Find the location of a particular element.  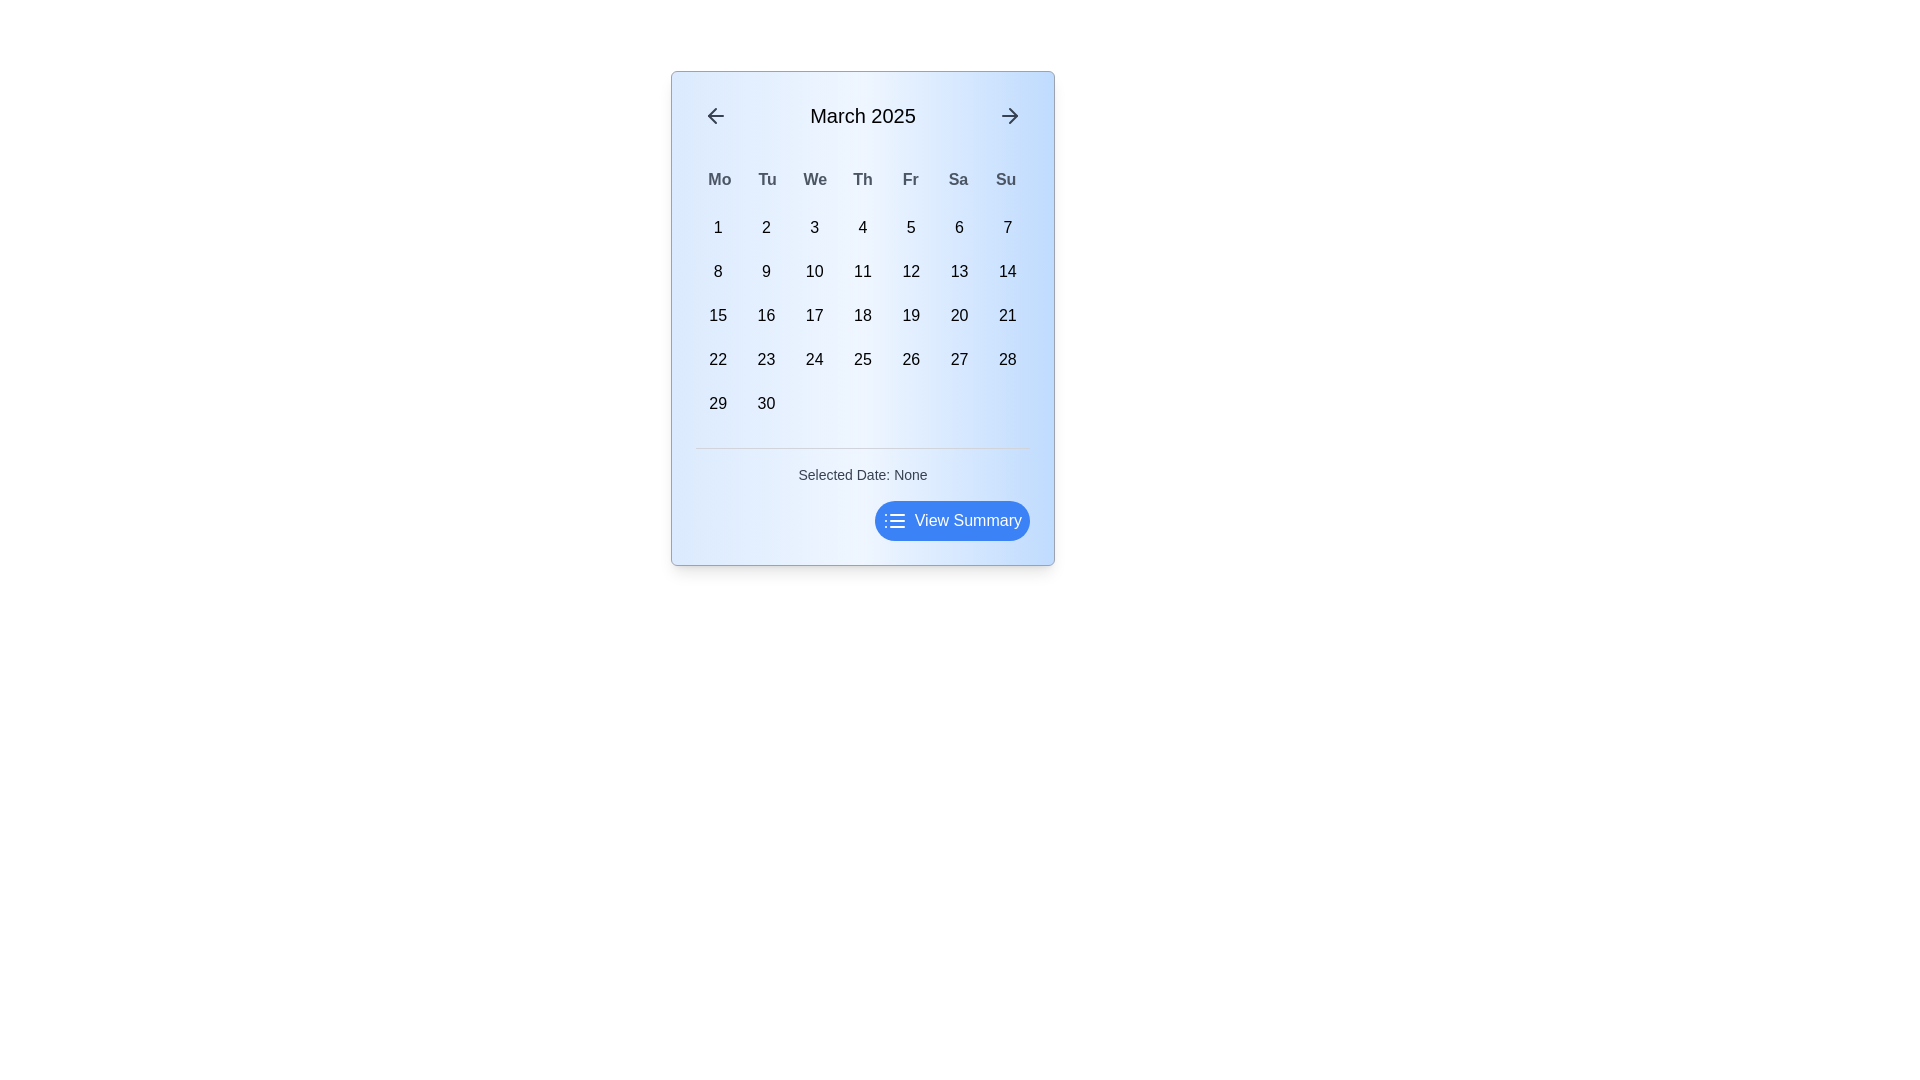

the selectable date '7' button in the calendar interface is located at coordinates (1007, 226).